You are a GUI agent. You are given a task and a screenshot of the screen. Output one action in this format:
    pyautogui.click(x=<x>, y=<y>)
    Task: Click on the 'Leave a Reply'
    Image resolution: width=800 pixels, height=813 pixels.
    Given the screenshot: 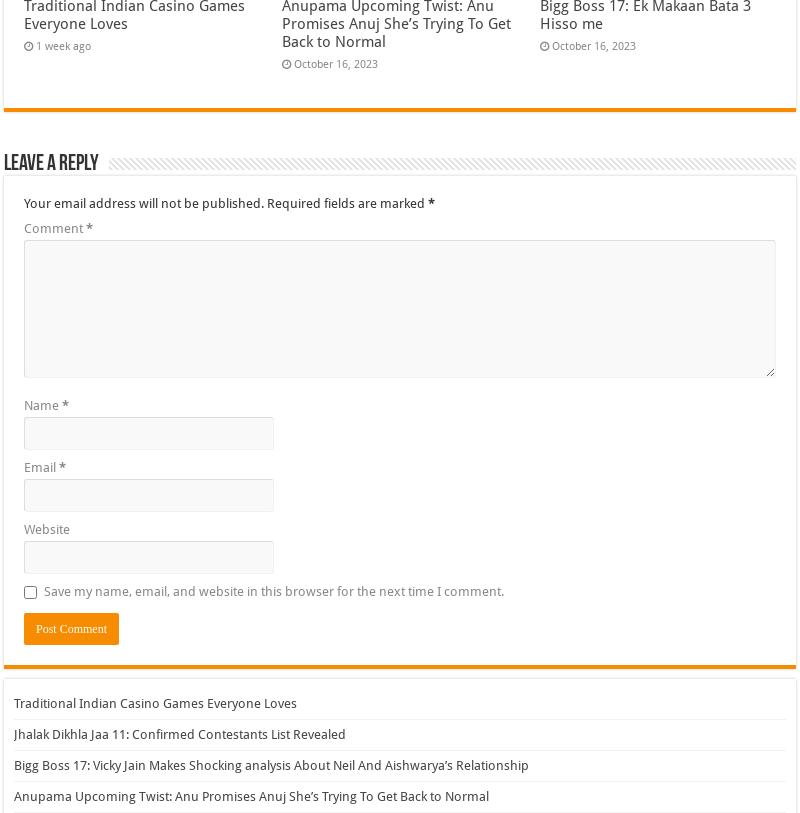 What is the action you would take?
    pyautogui.click(x=50, y=162)
    